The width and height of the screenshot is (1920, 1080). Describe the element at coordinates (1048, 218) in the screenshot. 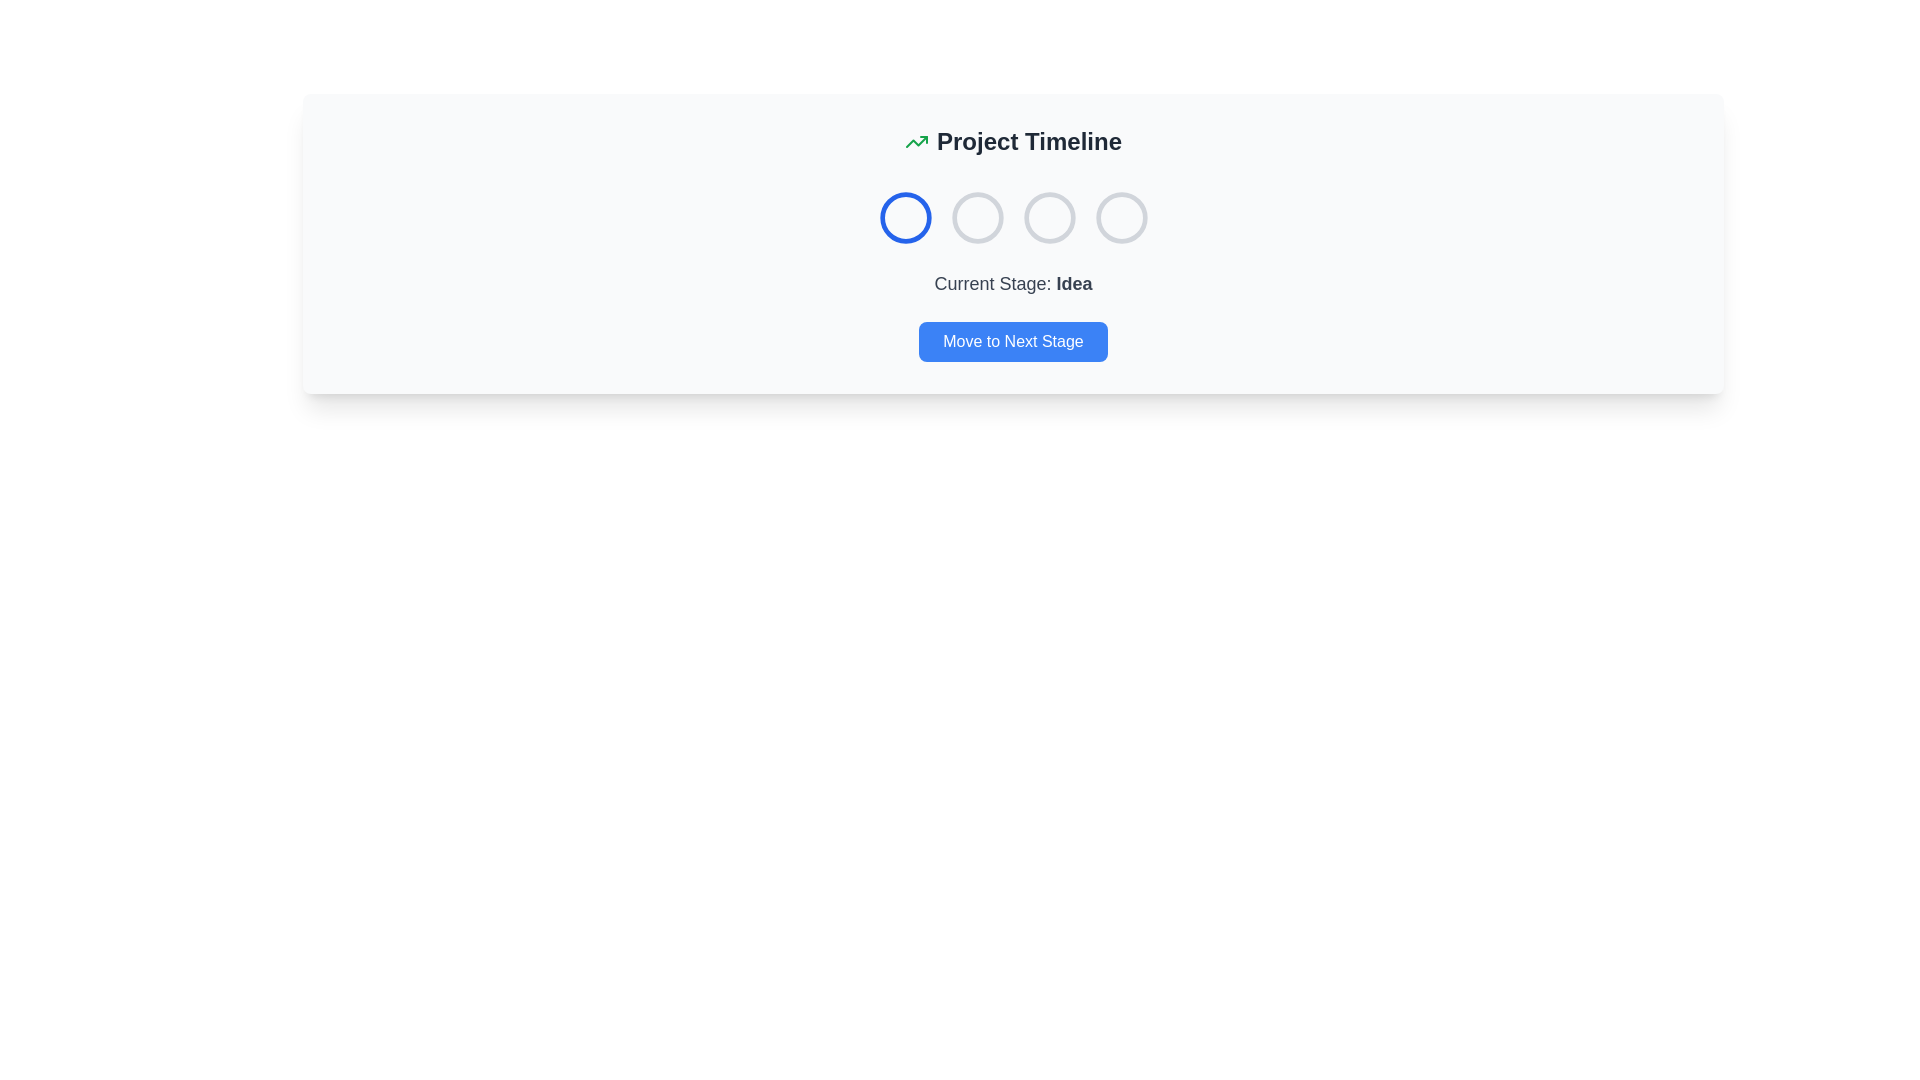

I see `the third circular Step Indicator in the project timeline interface, which has a gray border and no fill` at that location.